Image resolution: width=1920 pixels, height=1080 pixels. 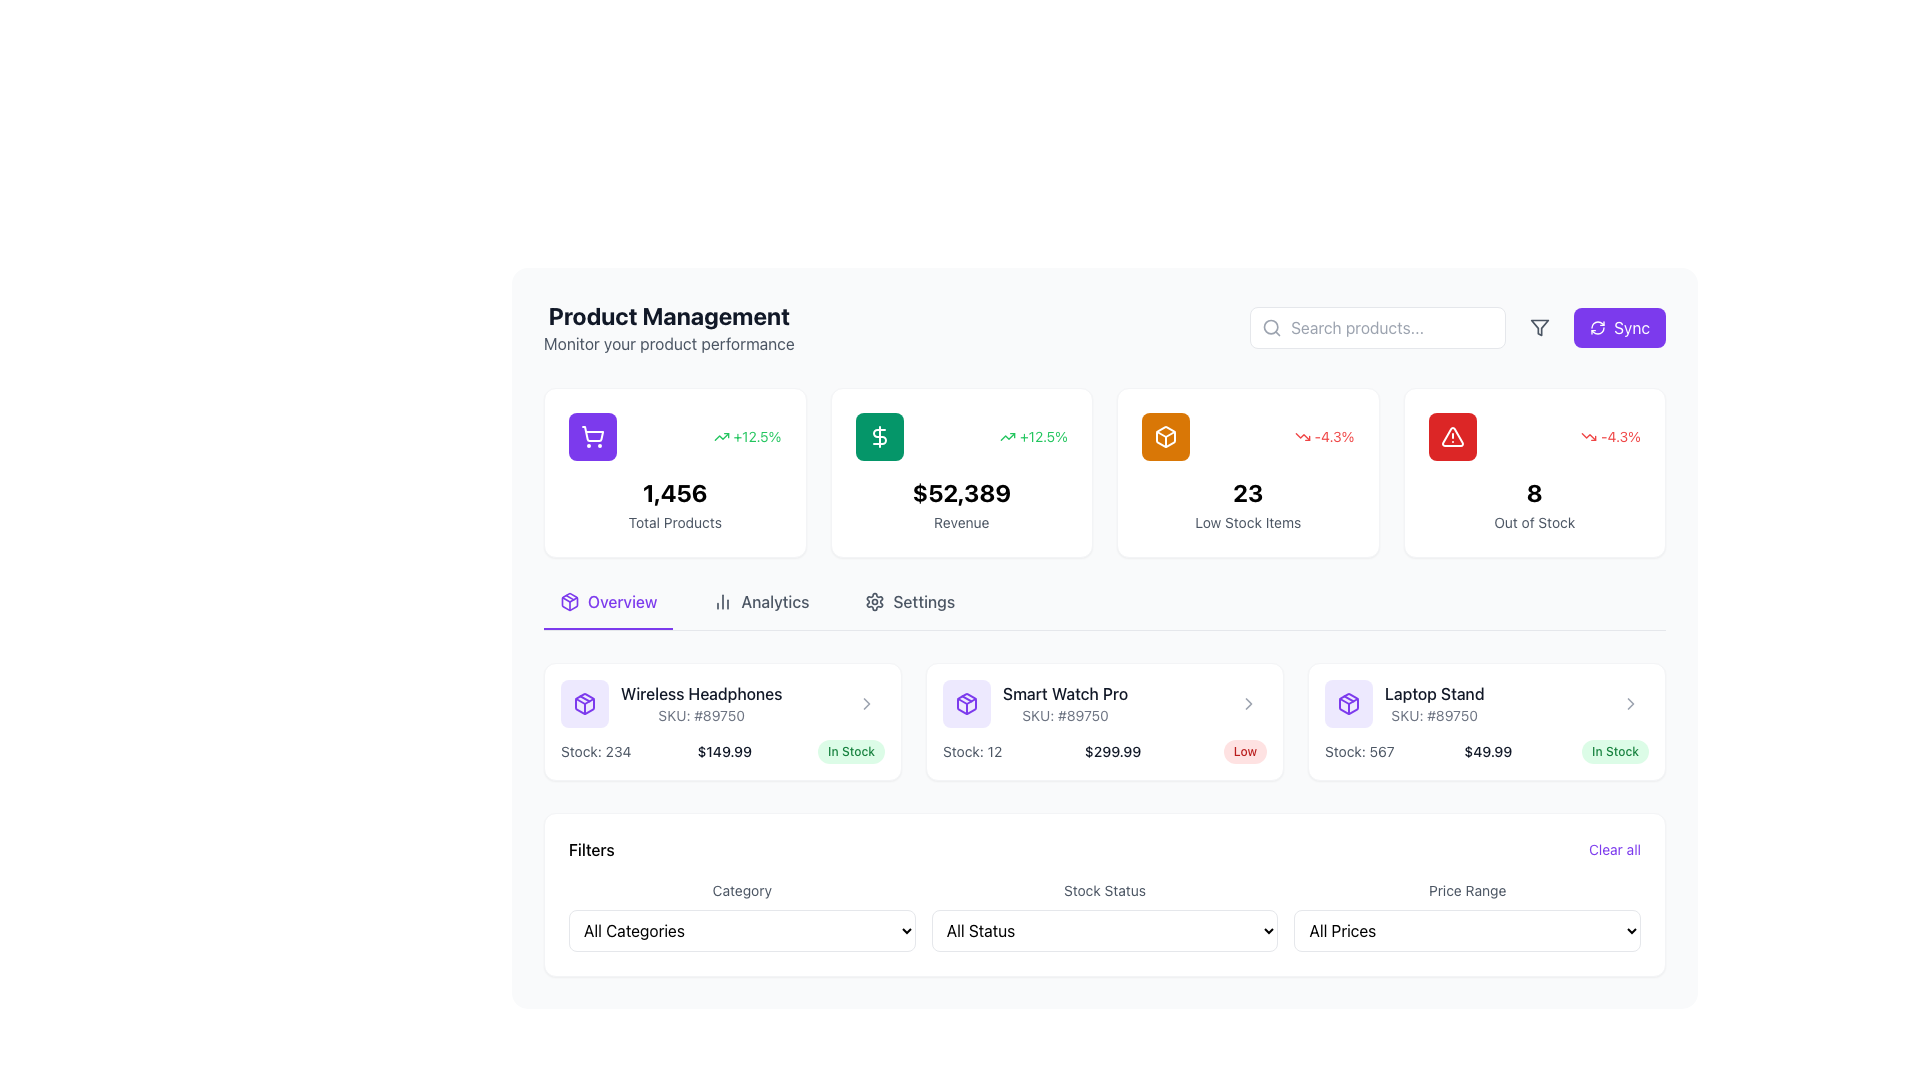 What do you see at coordinates (760, 608) in the screenshot?
I see `the analytics button in the navigation menu, which is the second item between 'Overview' and 'Settings', to trigger a visual response` at bounding box center [760, 608].